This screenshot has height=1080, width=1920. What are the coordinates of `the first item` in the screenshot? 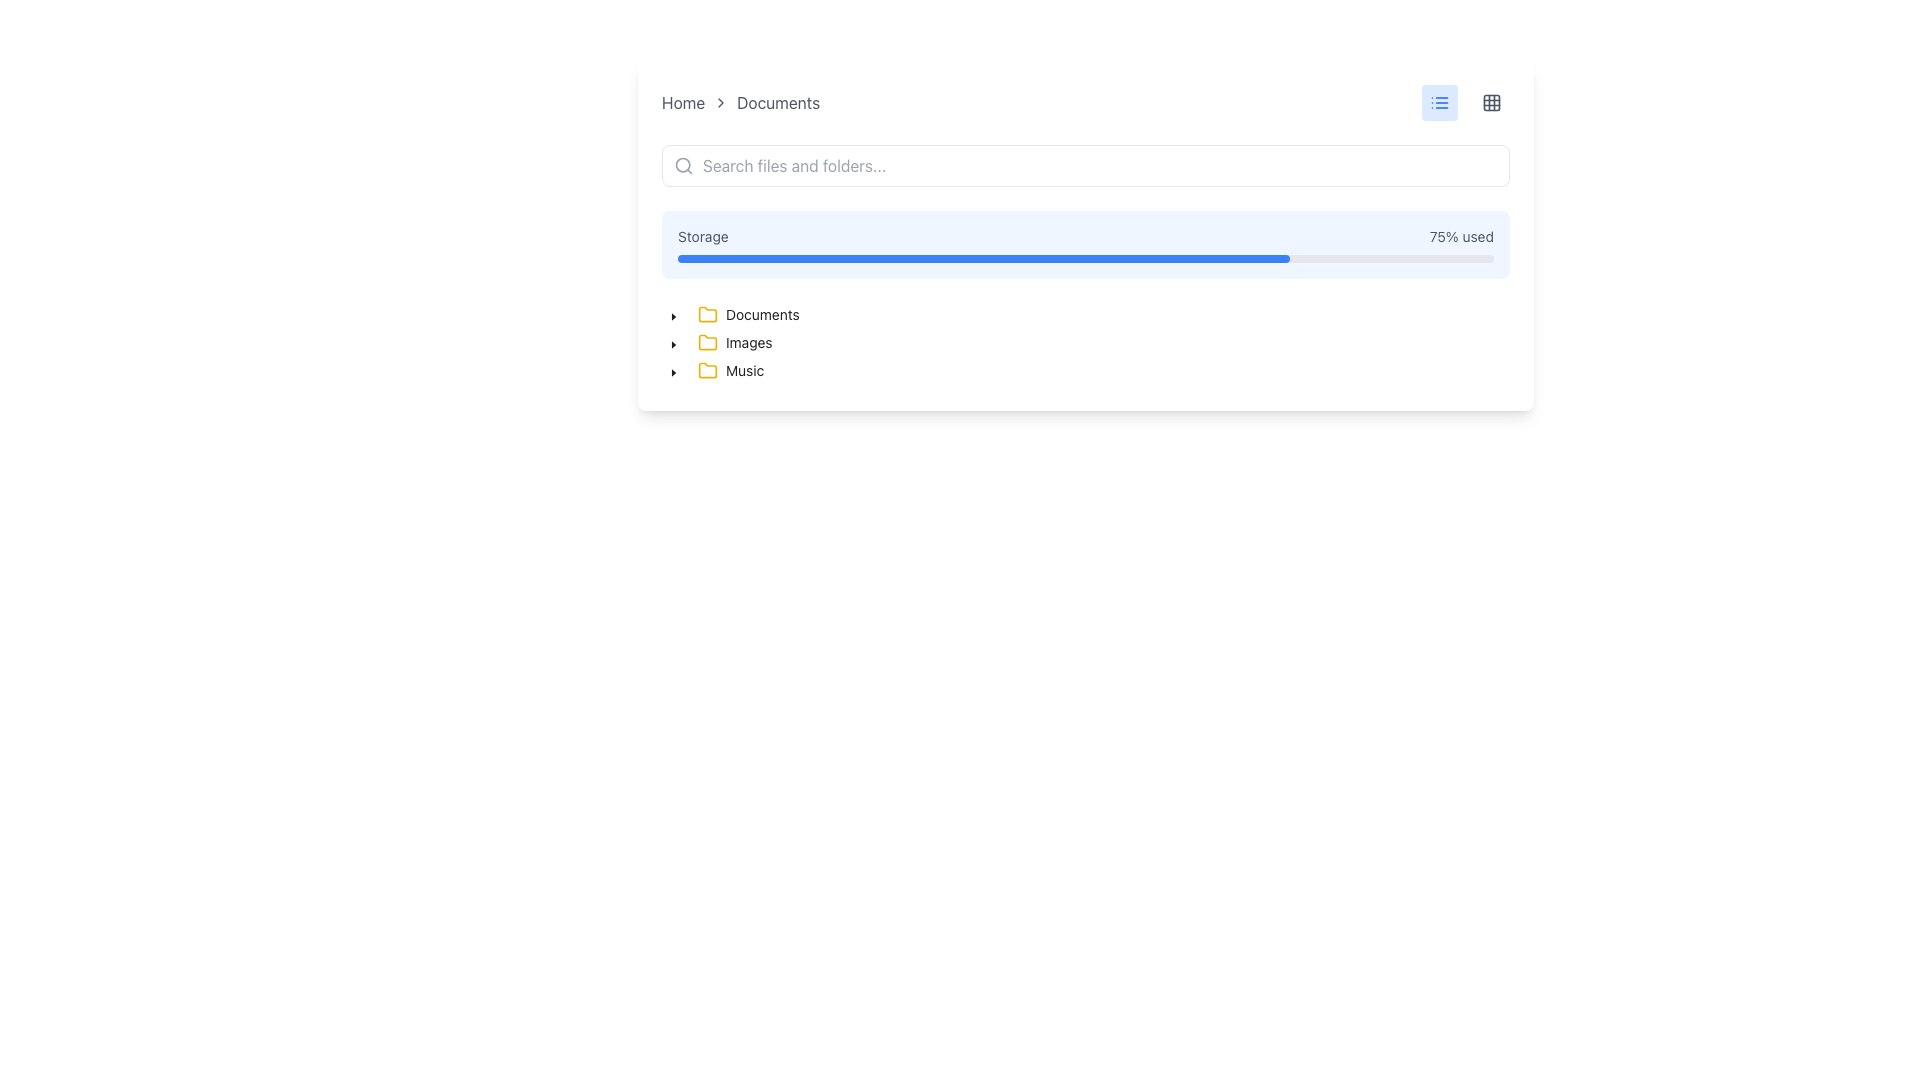 It's located at (747, 315).